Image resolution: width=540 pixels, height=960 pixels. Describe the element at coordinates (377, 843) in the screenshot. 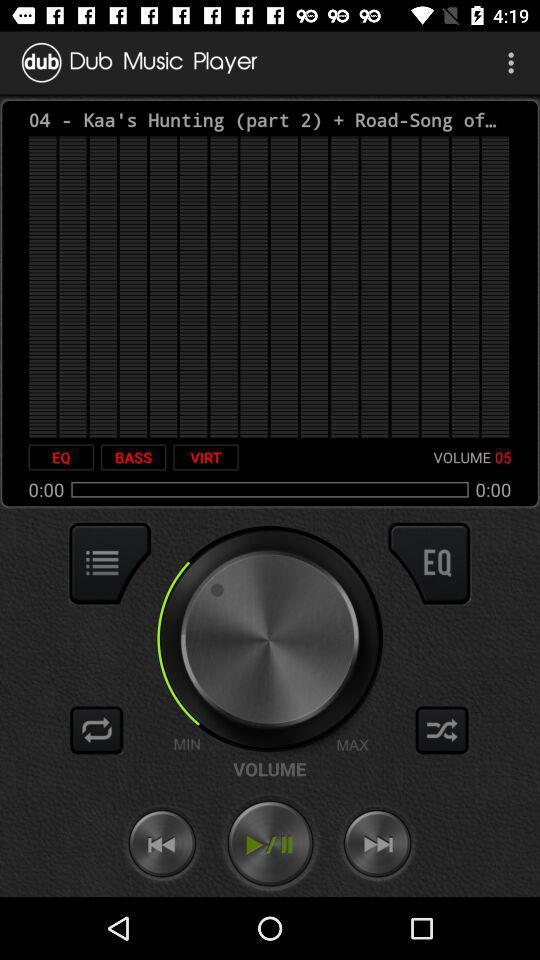

I see `next song` at that location.